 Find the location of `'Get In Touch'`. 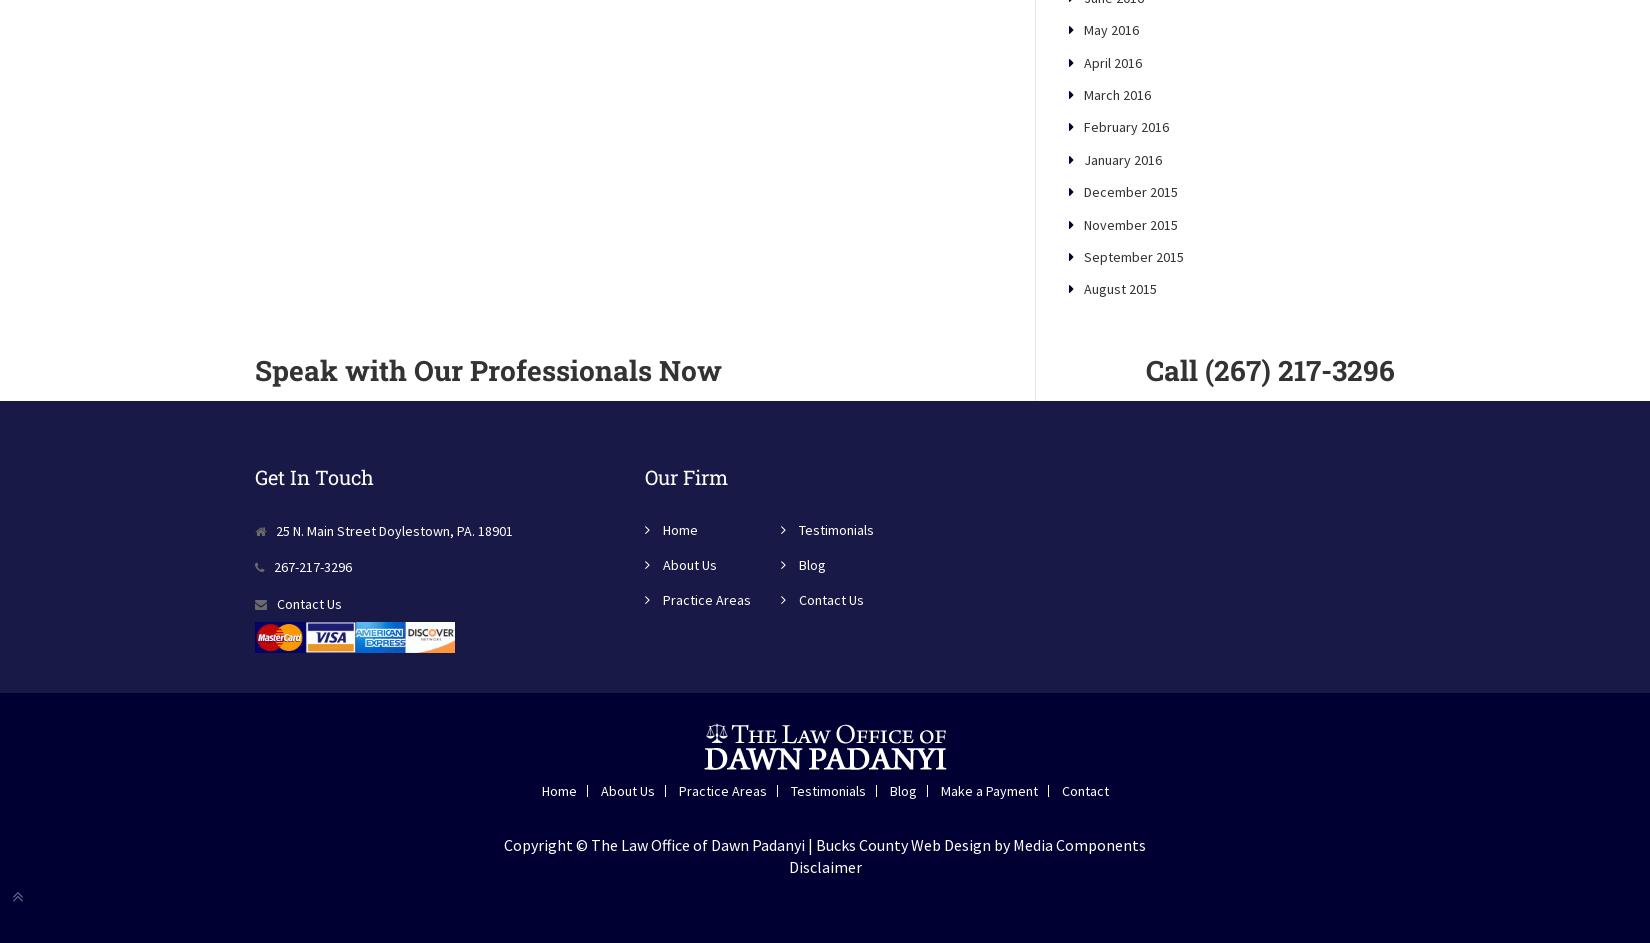

'Get In Touch' is located at coordinates (314, 545).